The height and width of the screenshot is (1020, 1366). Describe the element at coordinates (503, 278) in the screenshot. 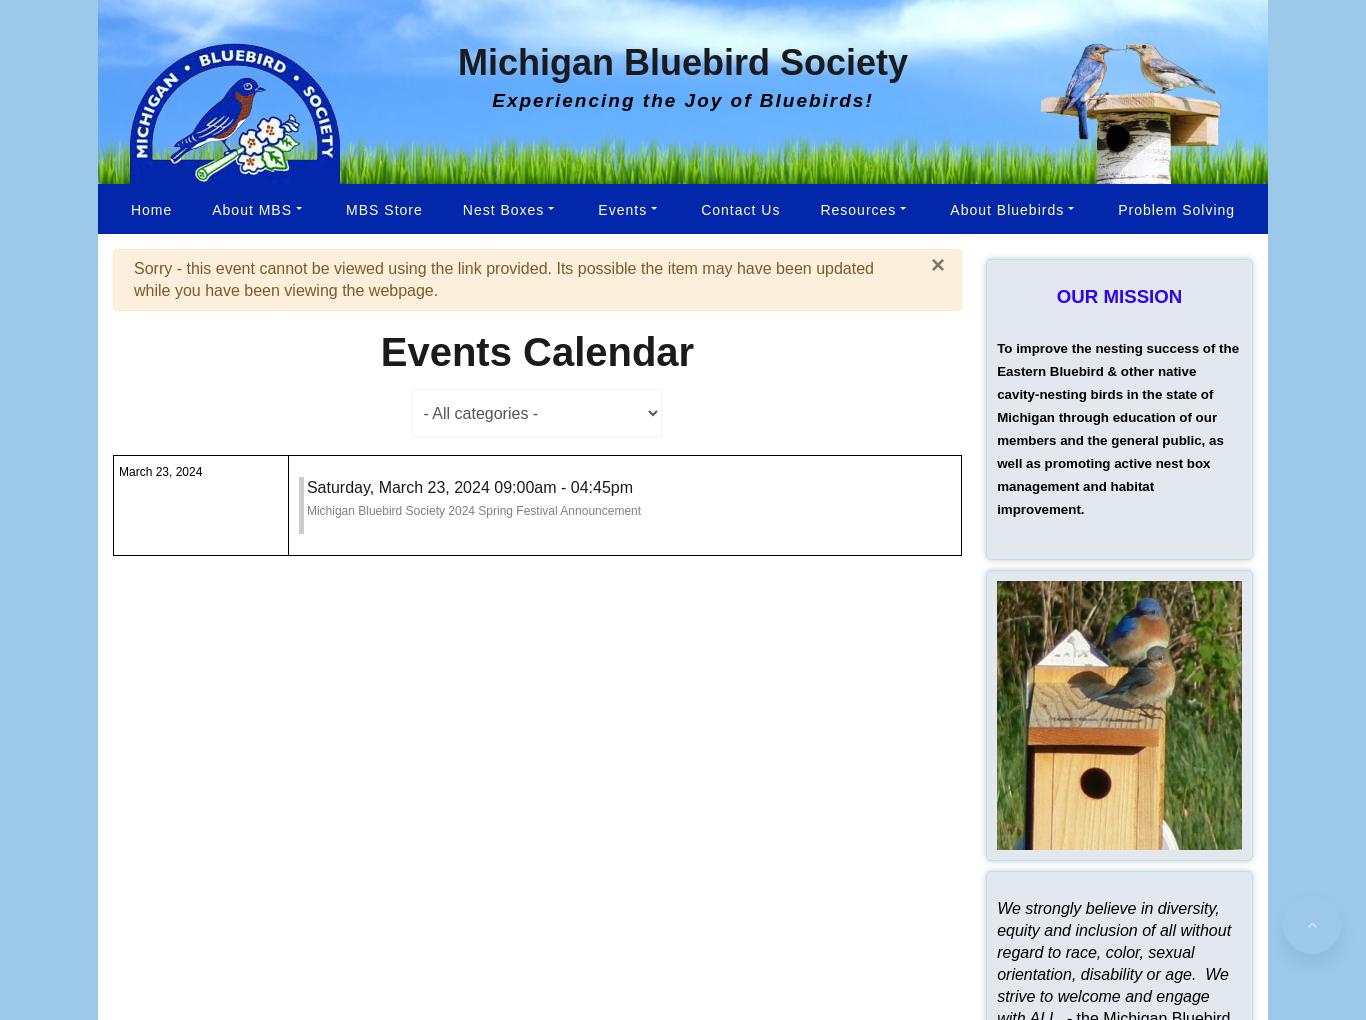

I see `'Sorry - this event cannot be viewed using the link provided. Its possible the item may have been updated while you have been viewing the webpage.'` at that location.